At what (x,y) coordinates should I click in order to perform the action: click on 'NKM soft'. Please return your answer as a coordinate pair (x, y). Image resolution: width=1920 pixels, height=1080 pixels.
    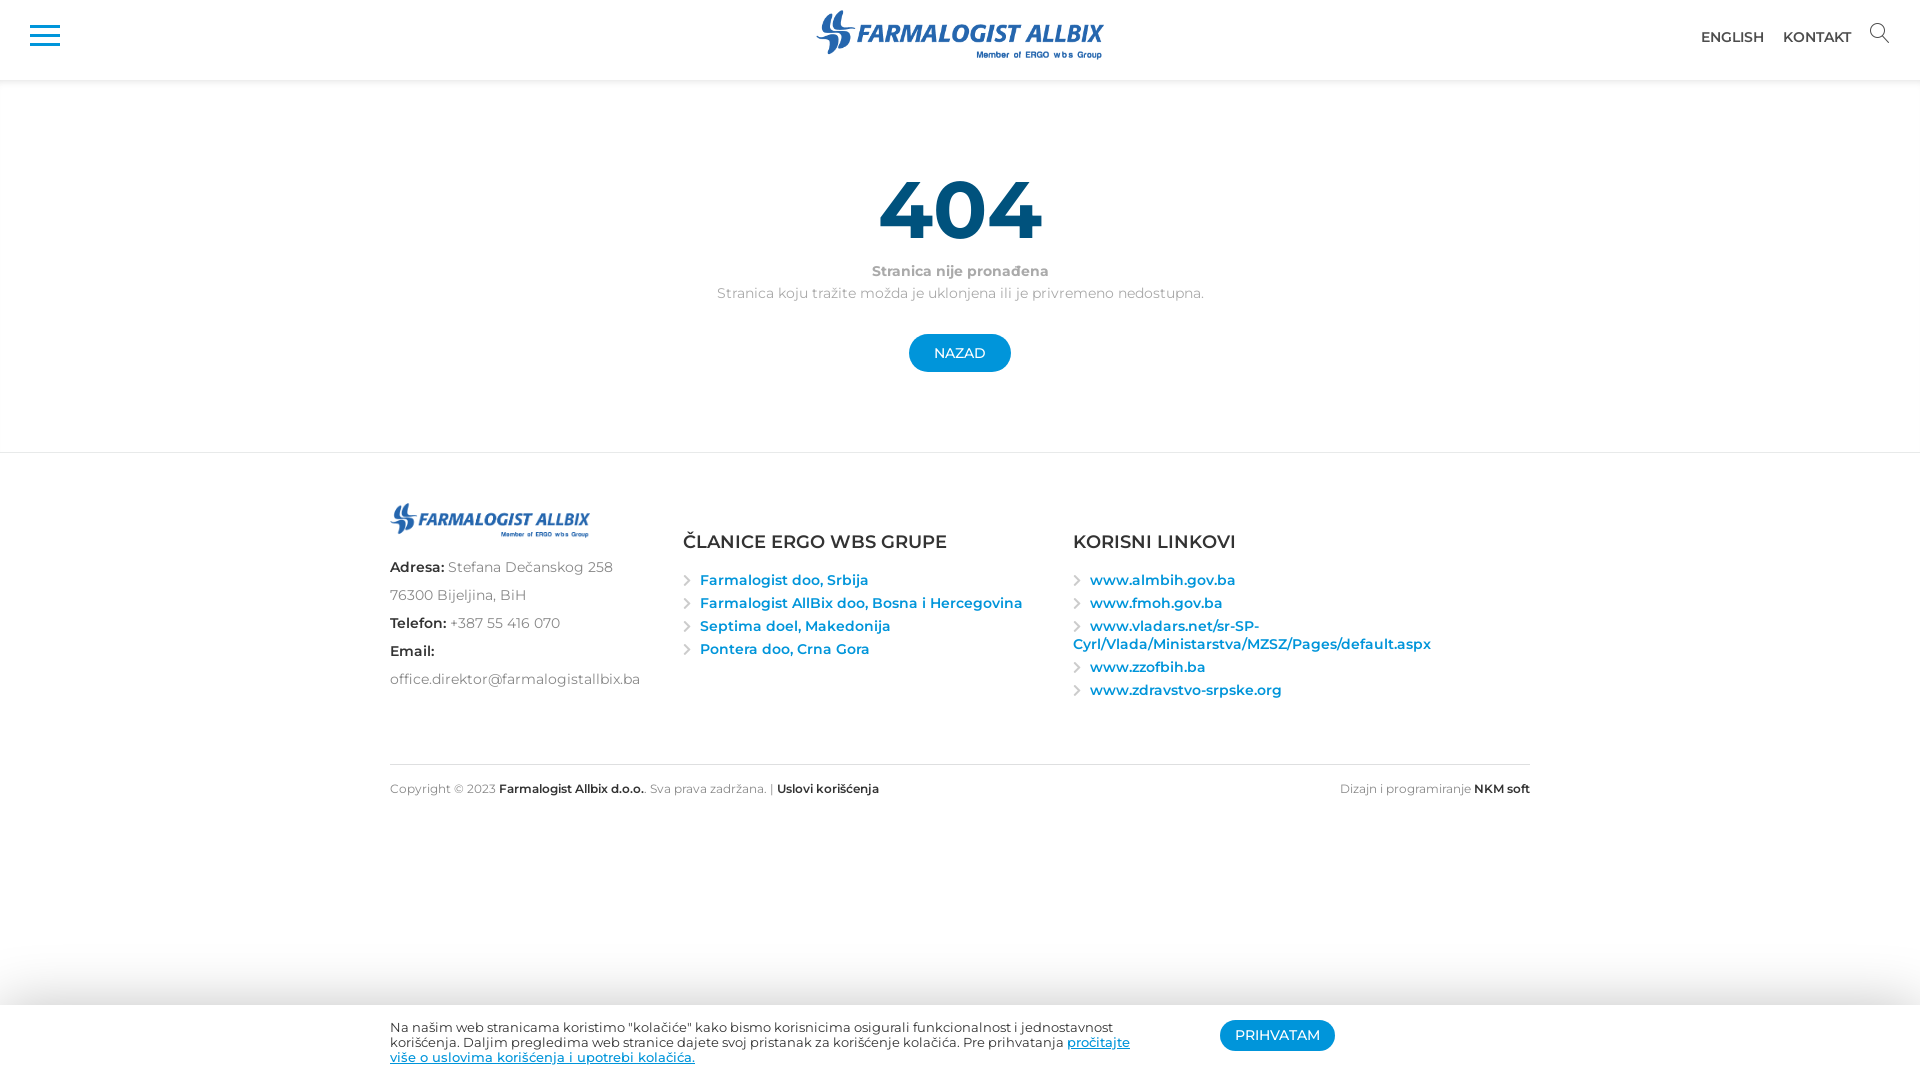
    Looking at the image, I should click on (1502, 787).